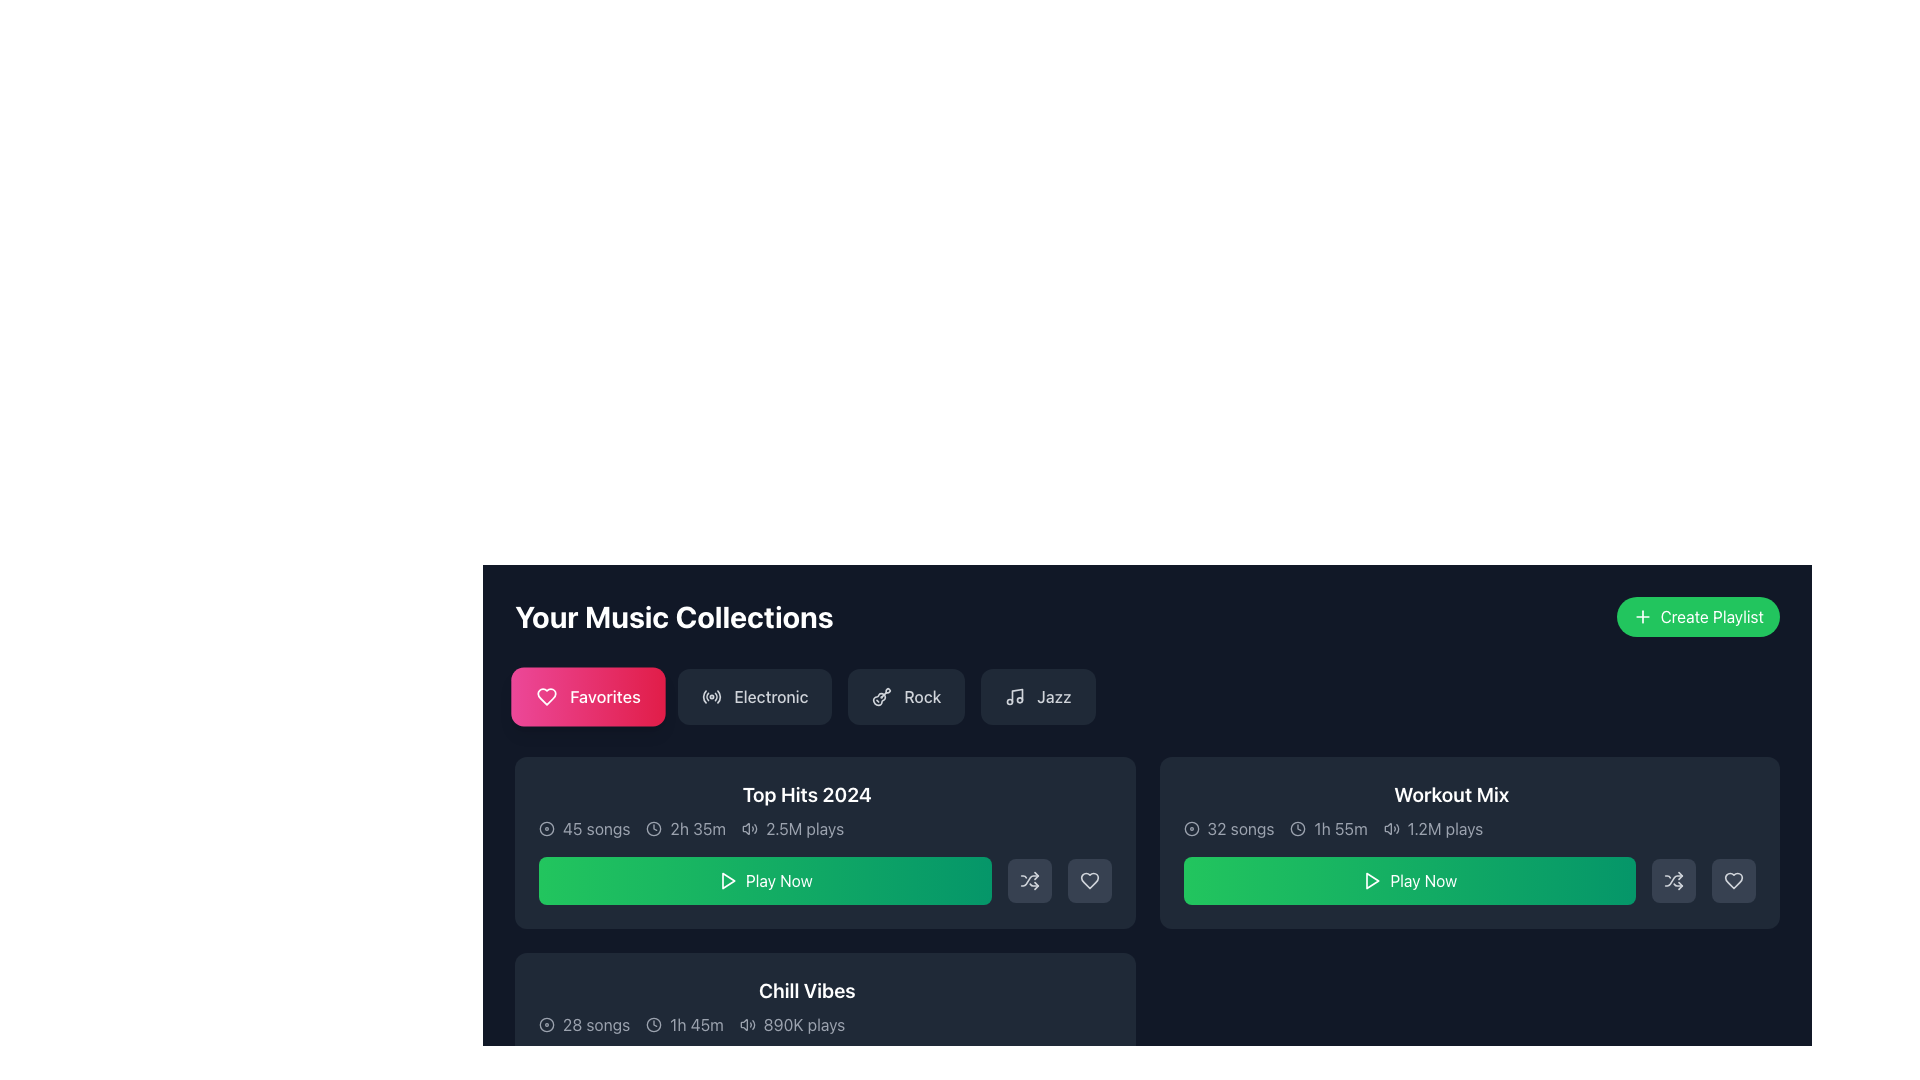  What do you see at coordinates (1092, 797) in the screenshot?
I see `the ellipsis button located in the top-right corner of the 'Top Hits 2024' music collection card` at bounding box center [1092, 797].